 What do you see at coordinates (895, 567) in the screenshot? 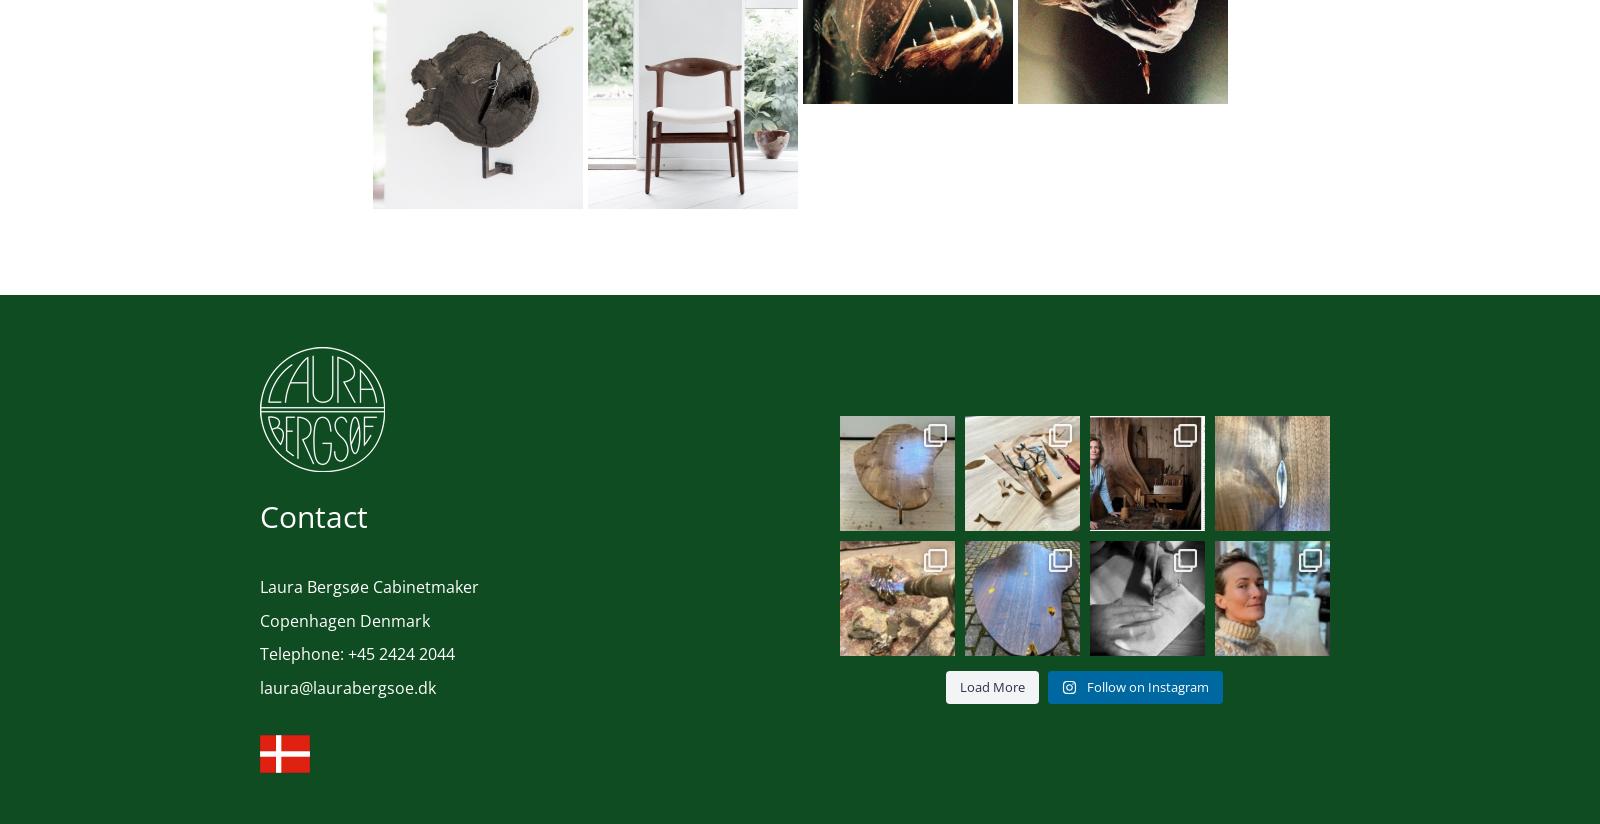
I see `'Bronze   and   slab   of   elm💛   #handcrafted  ...'` at bounding box center [895, 567].